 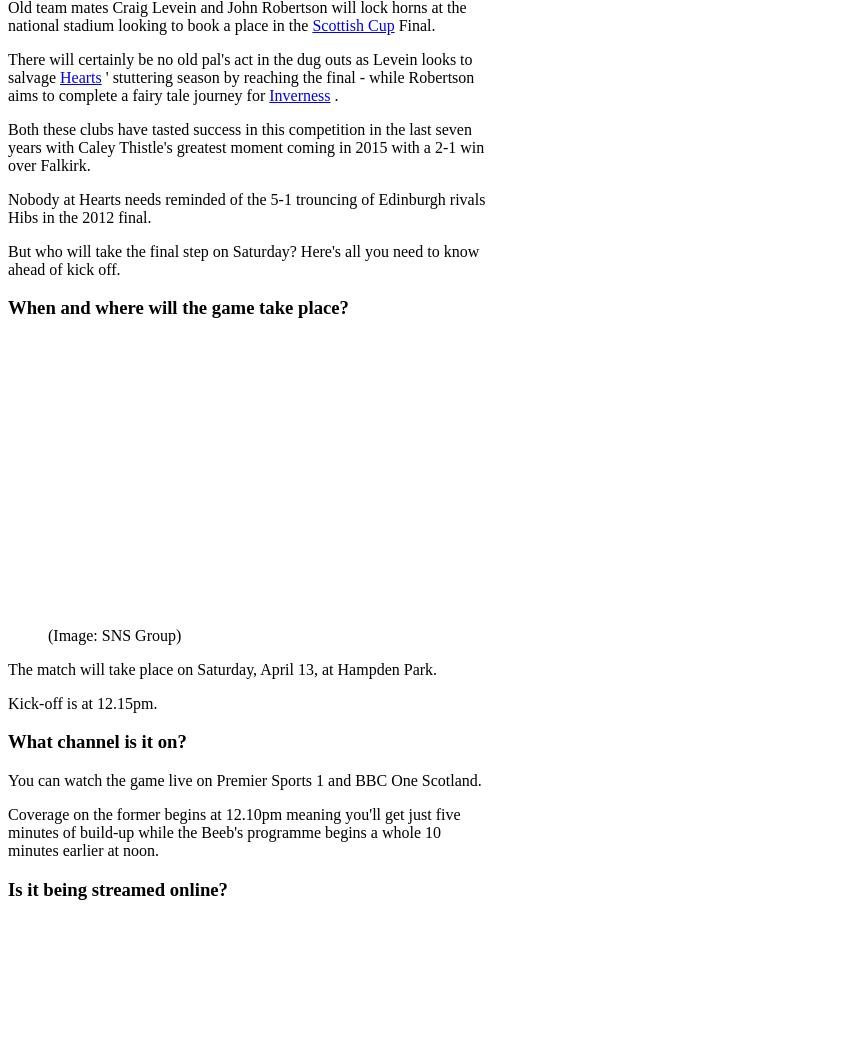 I want to click on 'Nobody at Hearts needs reminded of the 5-1 trouncing of Edinburgh rivals Hibs in the 2012 final.', so click(x=245, y=207).